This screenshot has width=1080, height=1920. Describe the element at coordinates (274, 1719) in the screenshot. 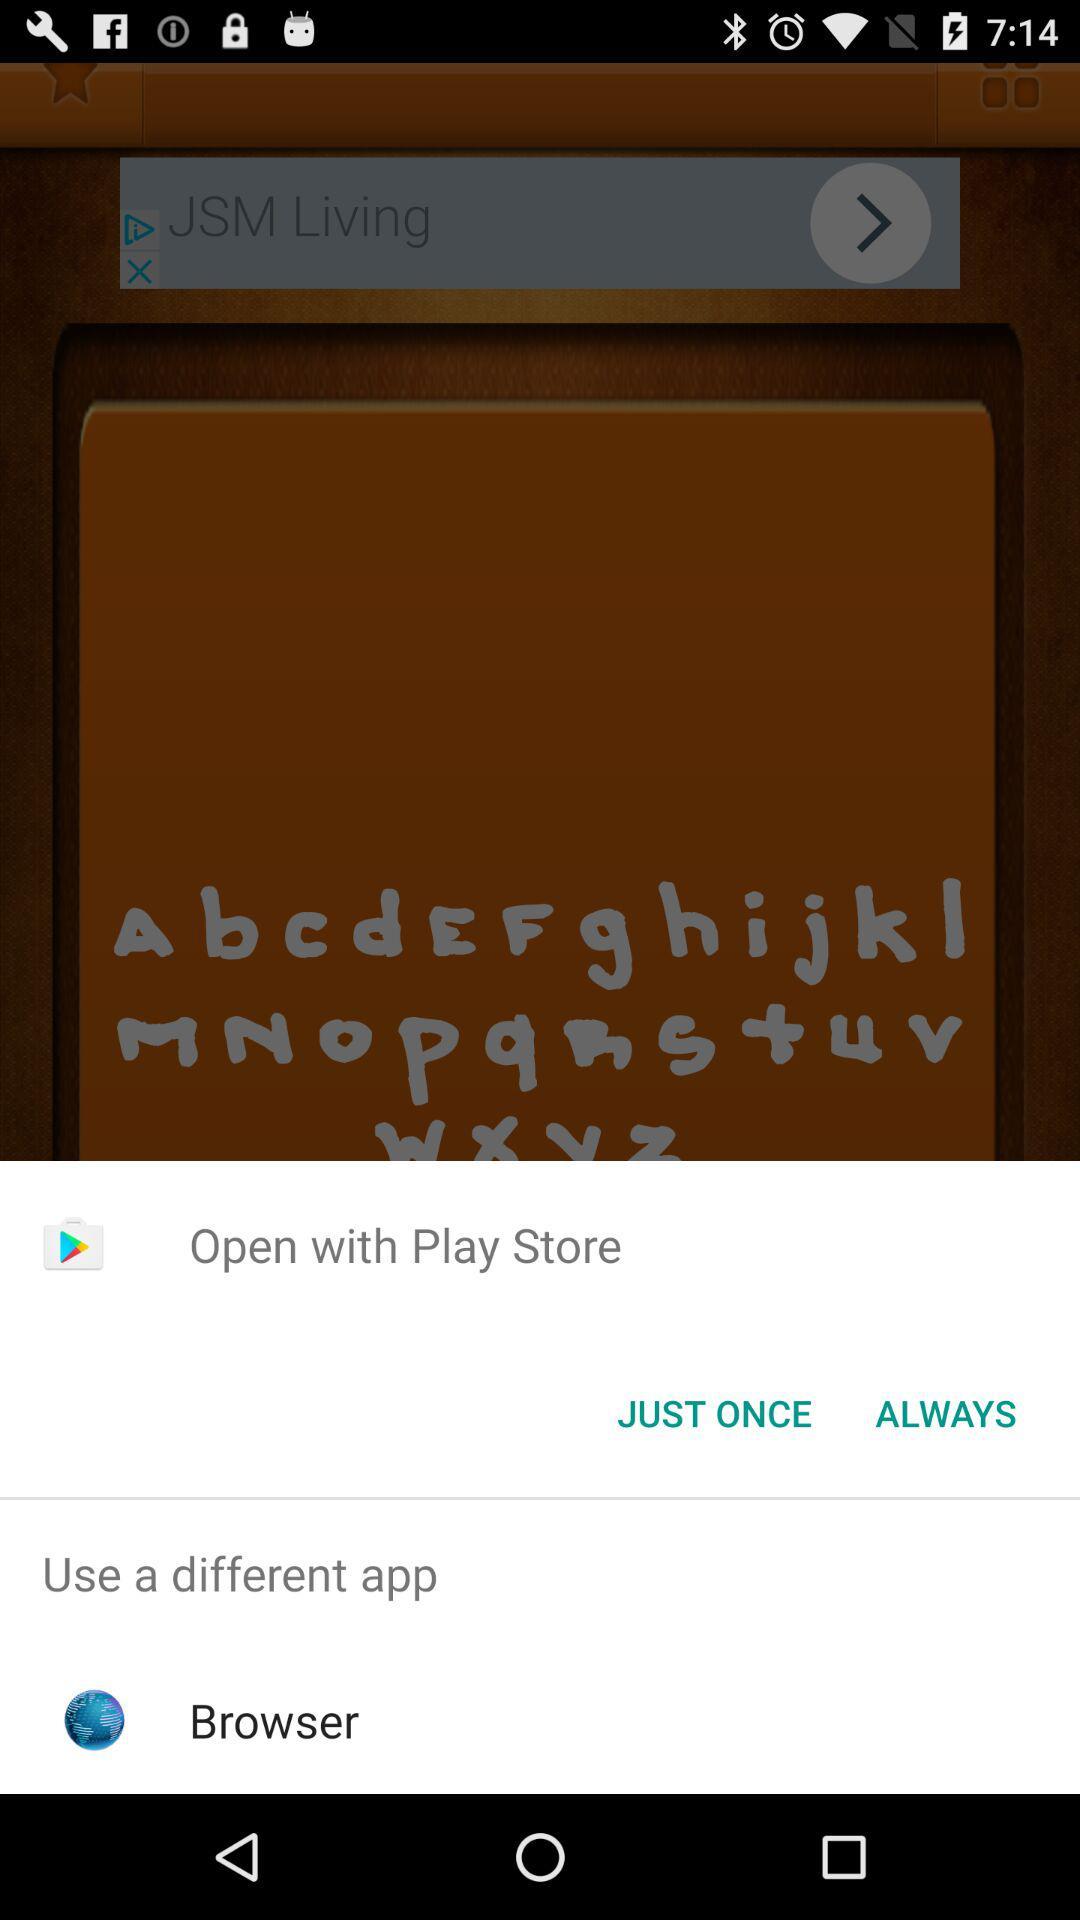

I see `the item below the use a different item` at that location.